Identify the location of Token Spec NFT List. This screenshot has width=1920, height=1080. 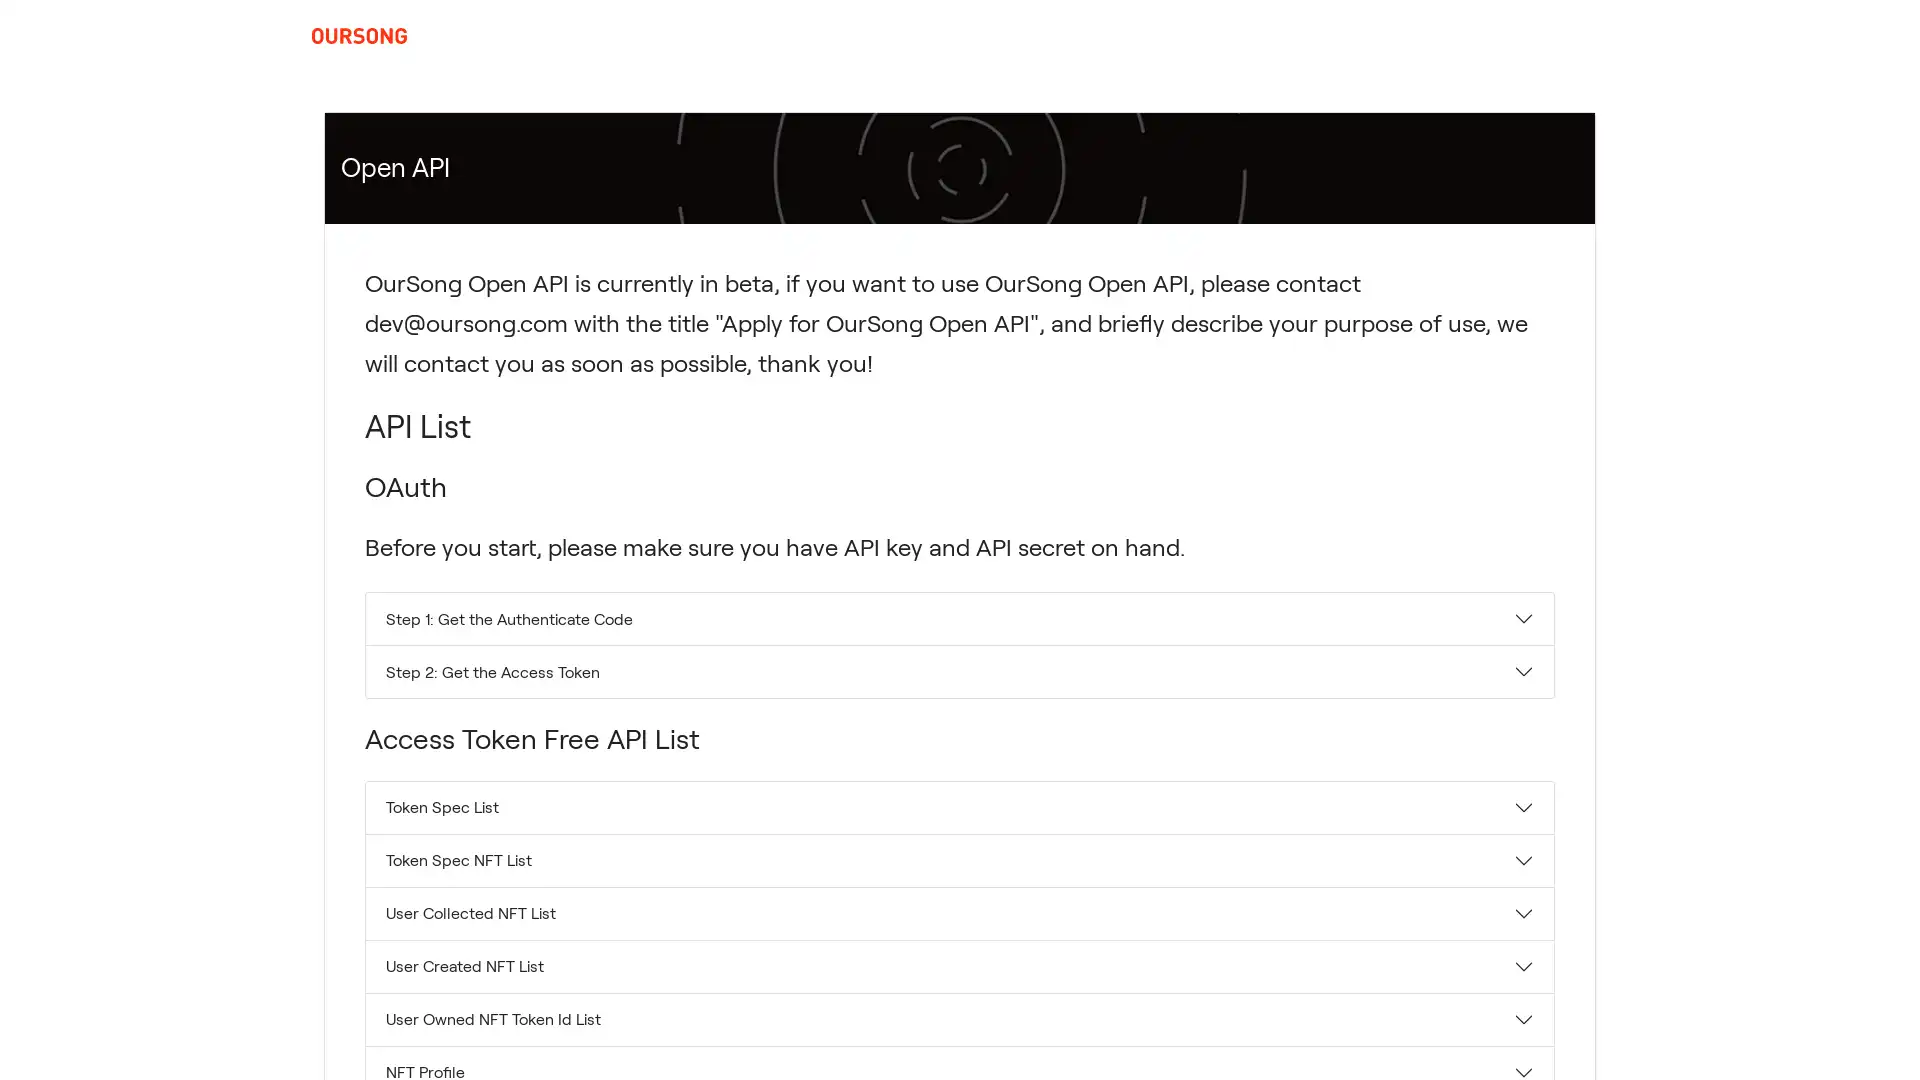
(960, 859).